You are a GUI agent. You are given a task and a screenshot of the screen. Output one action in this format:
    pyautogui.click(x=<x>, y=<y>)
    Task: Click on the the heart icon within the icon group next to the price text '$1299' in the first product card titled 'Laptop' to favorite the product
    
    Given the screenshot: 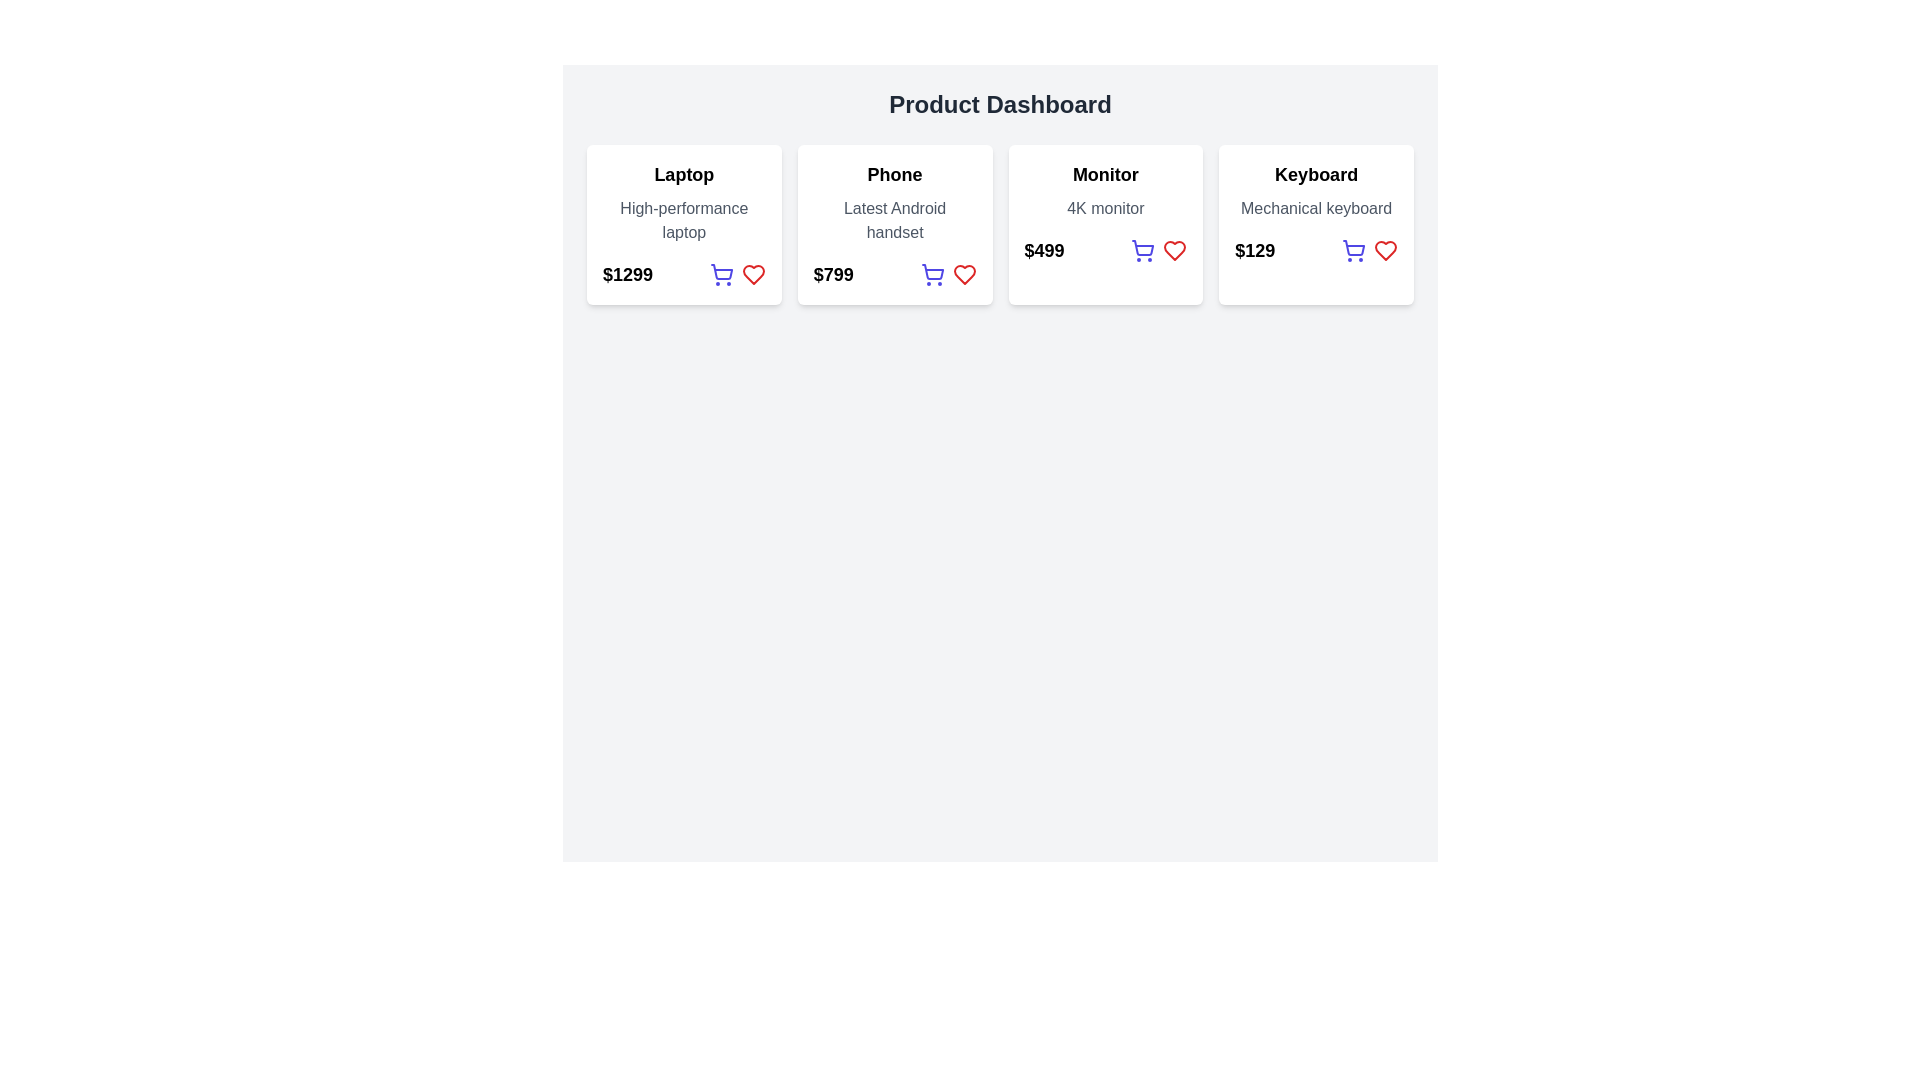 What is the action you would take?
    pyautogui.click(x=736, y=274)
    